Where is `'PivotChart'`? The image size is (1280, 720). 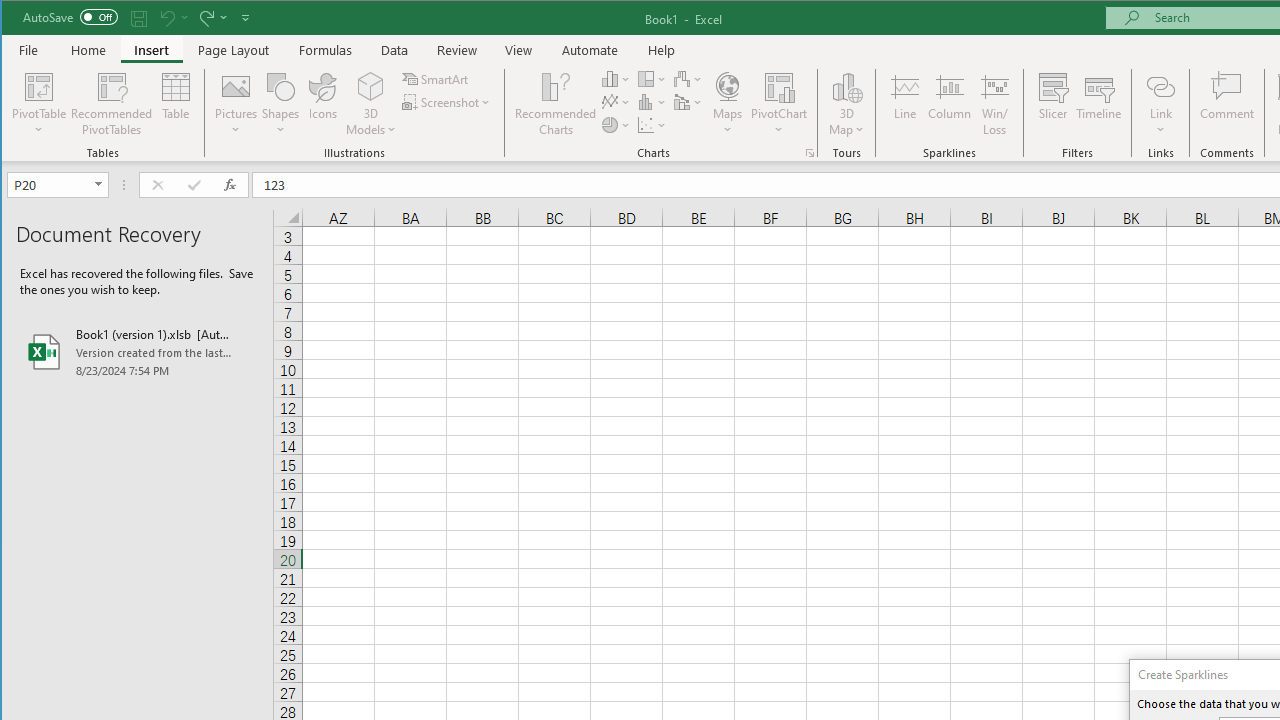 'PivotChart' is located at coordinates (778, 85).